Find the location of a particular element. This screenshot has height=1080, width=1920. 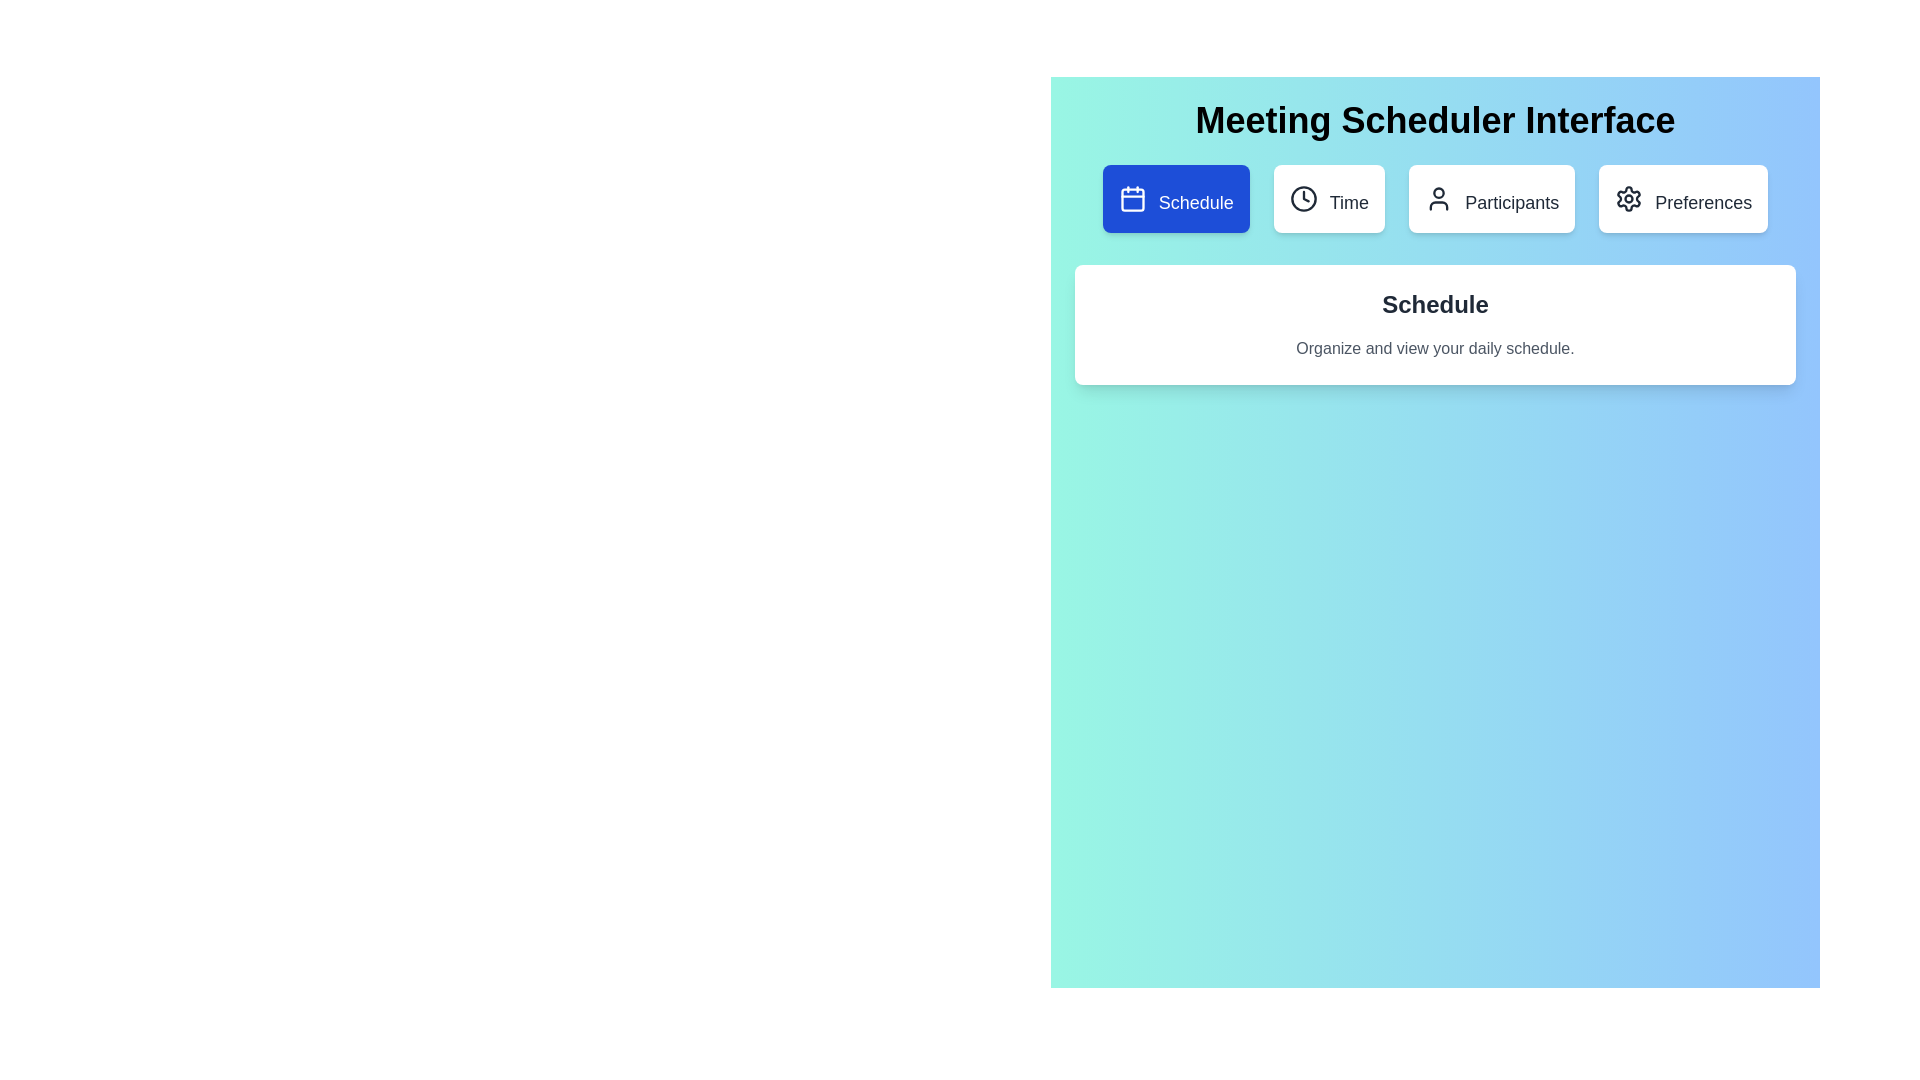

the SVG Circle representing the head in the 'Participants' button, which is the third button in a row of four, located at the top-center of the human figure icon is located at coordinates (1438, 193).